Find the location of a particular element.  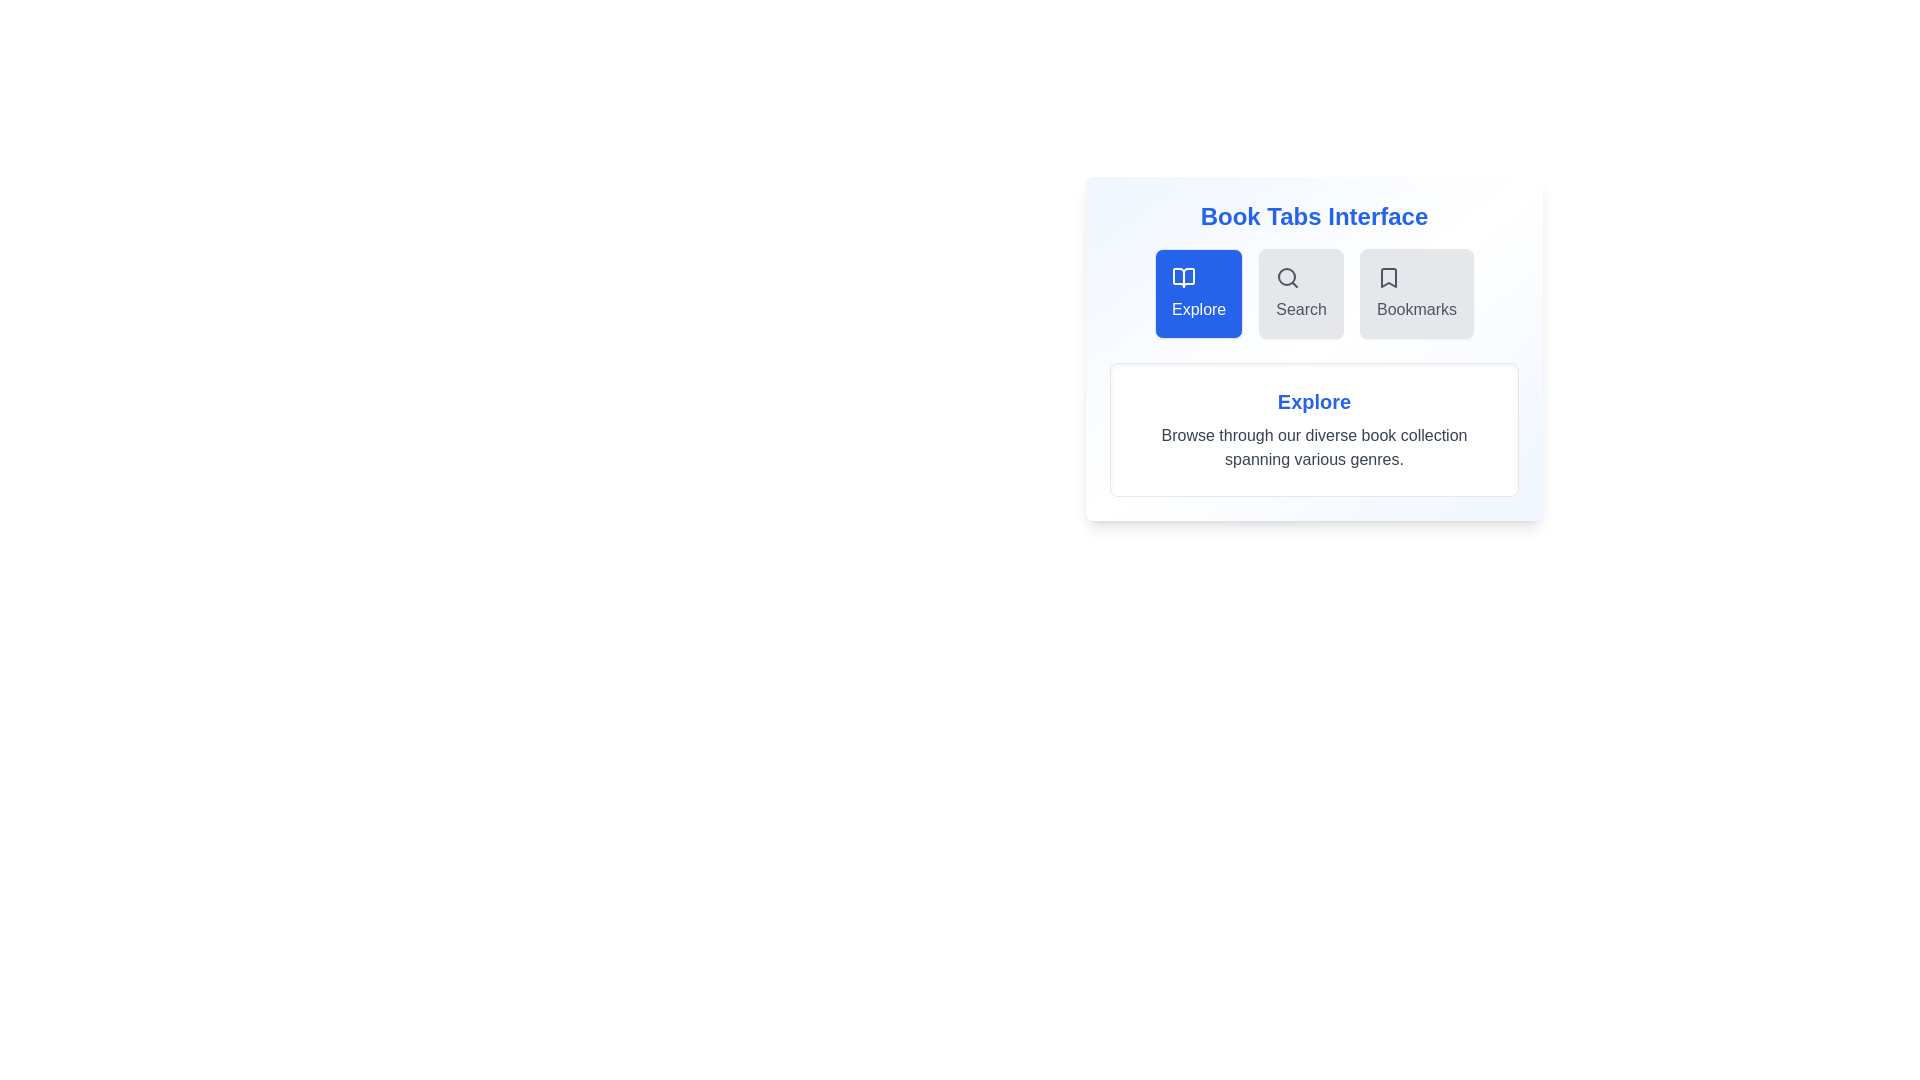

the tab labeled Explore is located at coordinates (1199, 293).